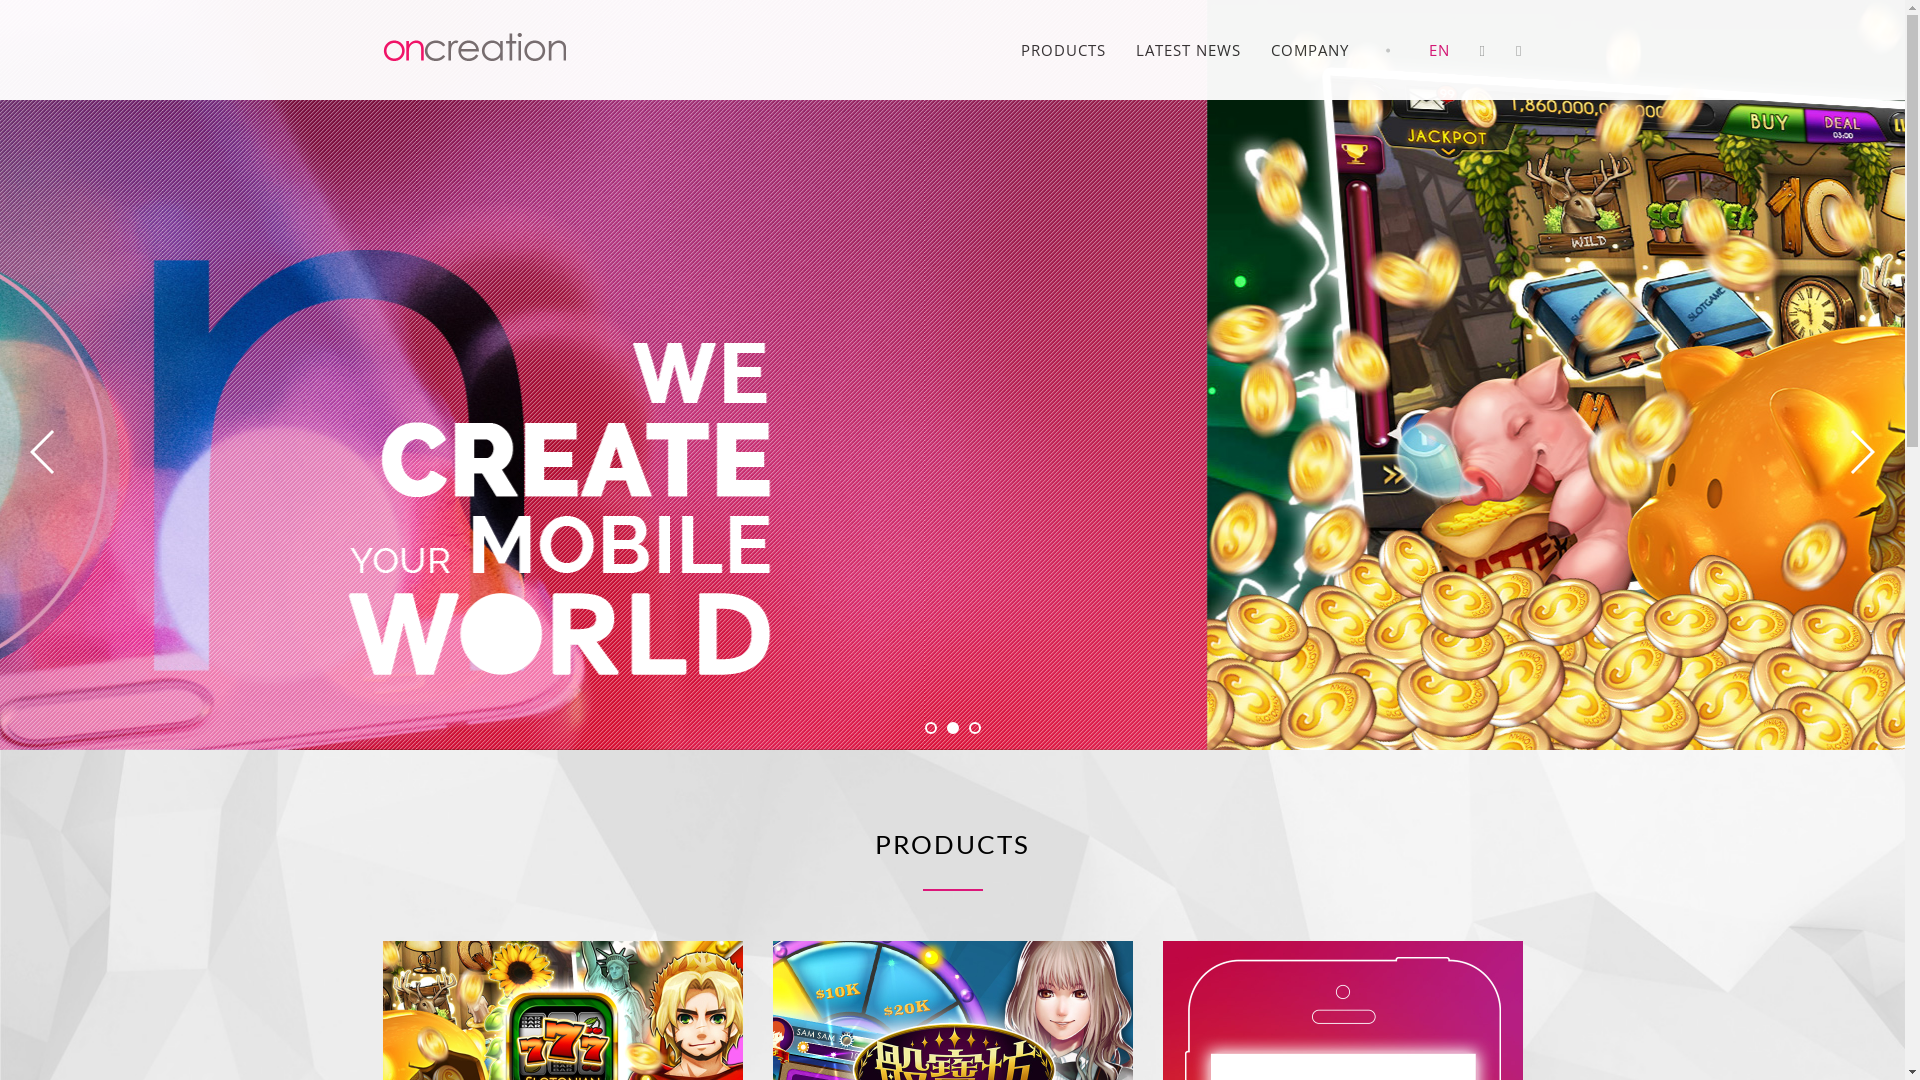 This screenshot has height=1080, width=1920. Describe the element at coordinates (1188, 49) in the screenshot. I see `'LATEST NEWS'` at that location.